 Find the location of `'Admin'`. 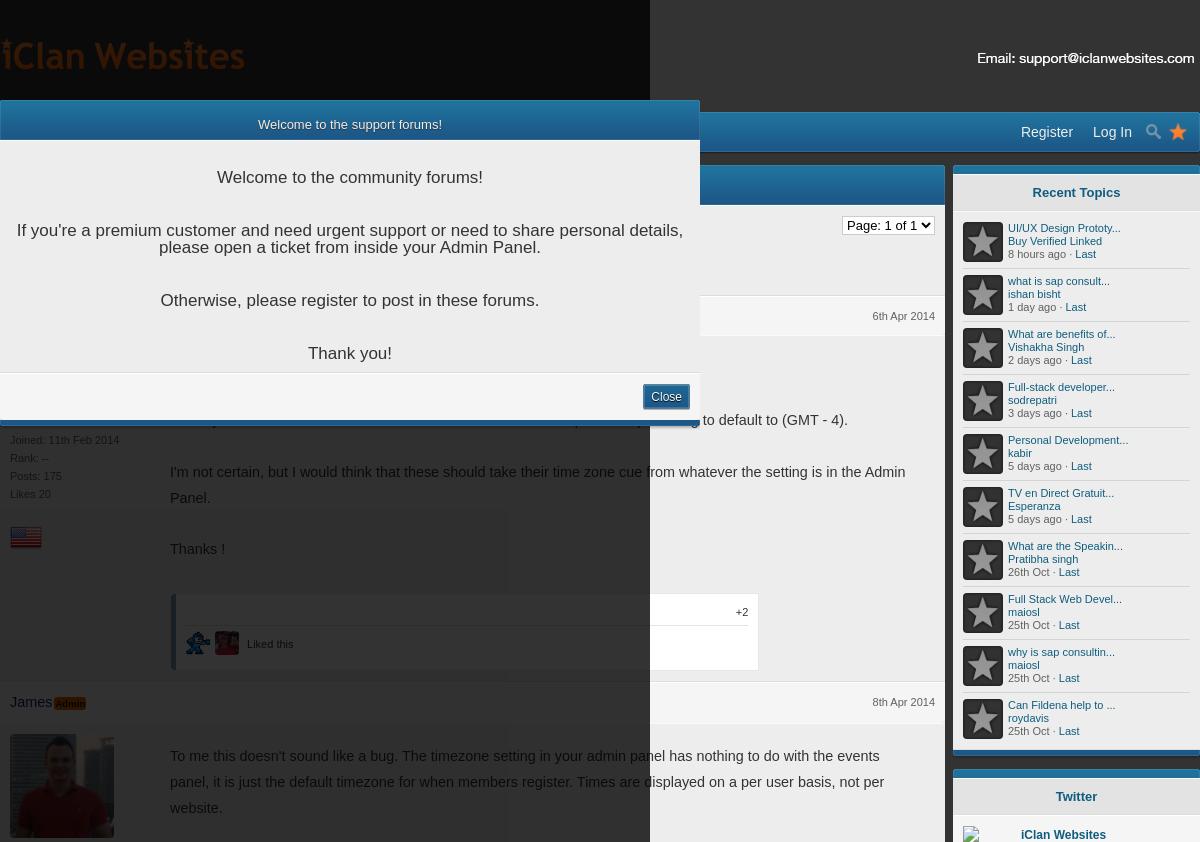

'Admin' is located at coordinates (69, 703).